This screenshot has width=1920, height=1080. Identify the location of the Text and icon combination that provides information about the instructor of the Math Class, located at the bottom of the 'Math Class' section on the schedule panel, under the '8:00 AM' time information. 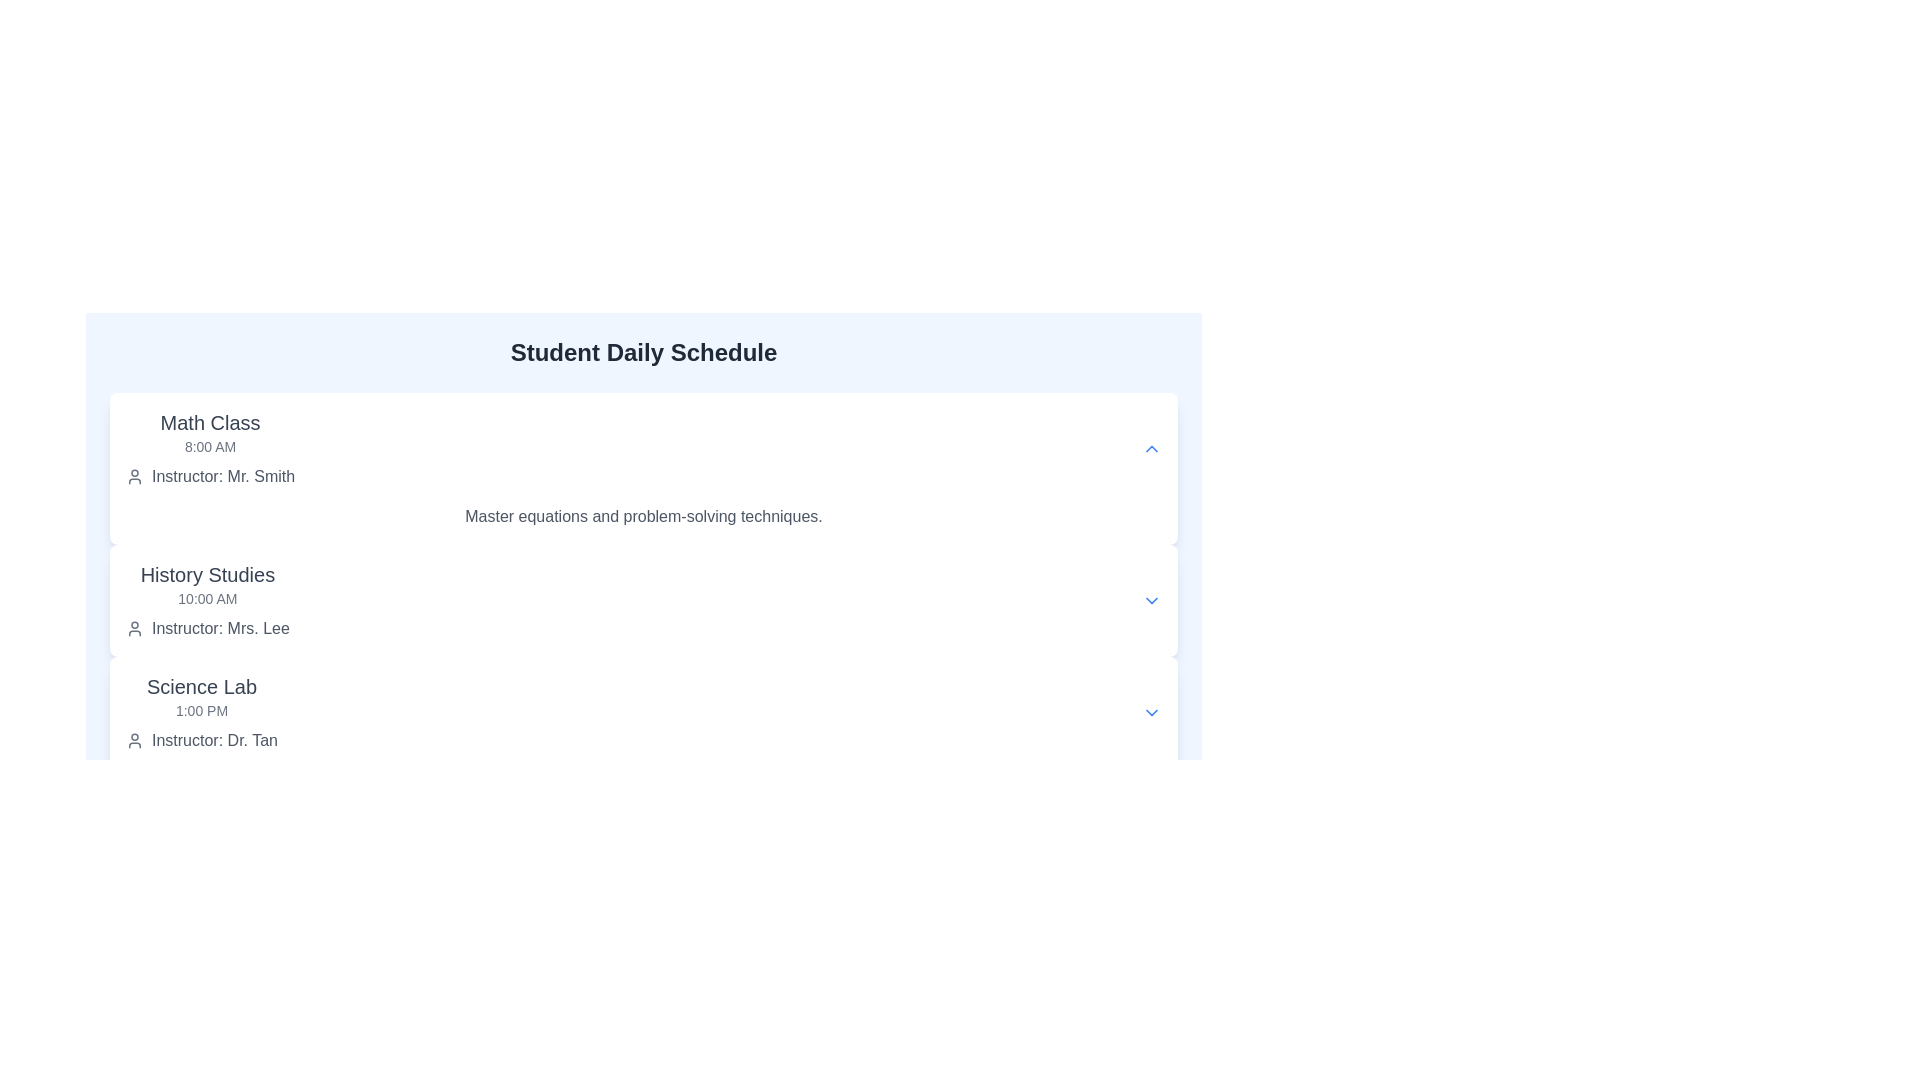
(210, 477).